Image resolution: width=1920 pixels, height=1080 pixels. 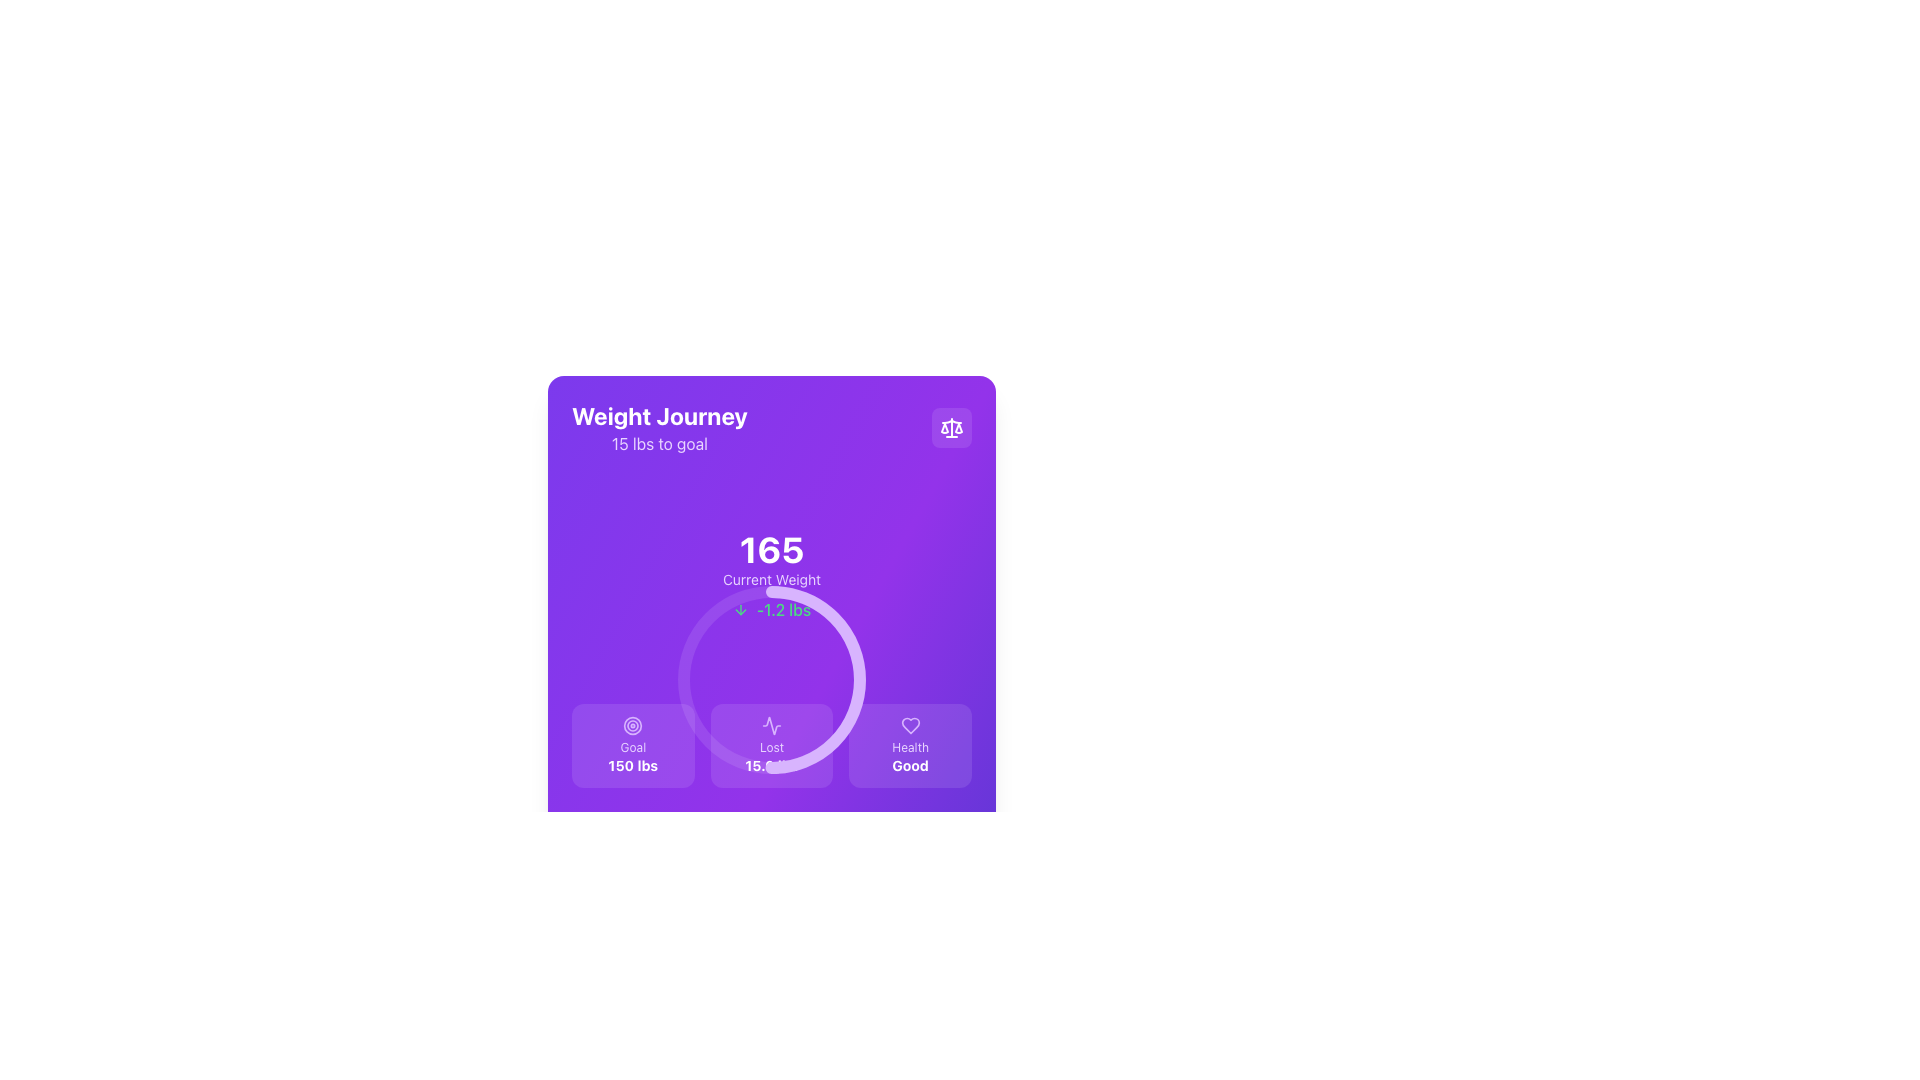 What do you see at coordinates (771, 608) in the screenshot?
I see `displayed information from the text element indicating a weight decrease of '-1.2 lbs', which is positioned under the main weight value '165'` at bounding box center [771, 608].